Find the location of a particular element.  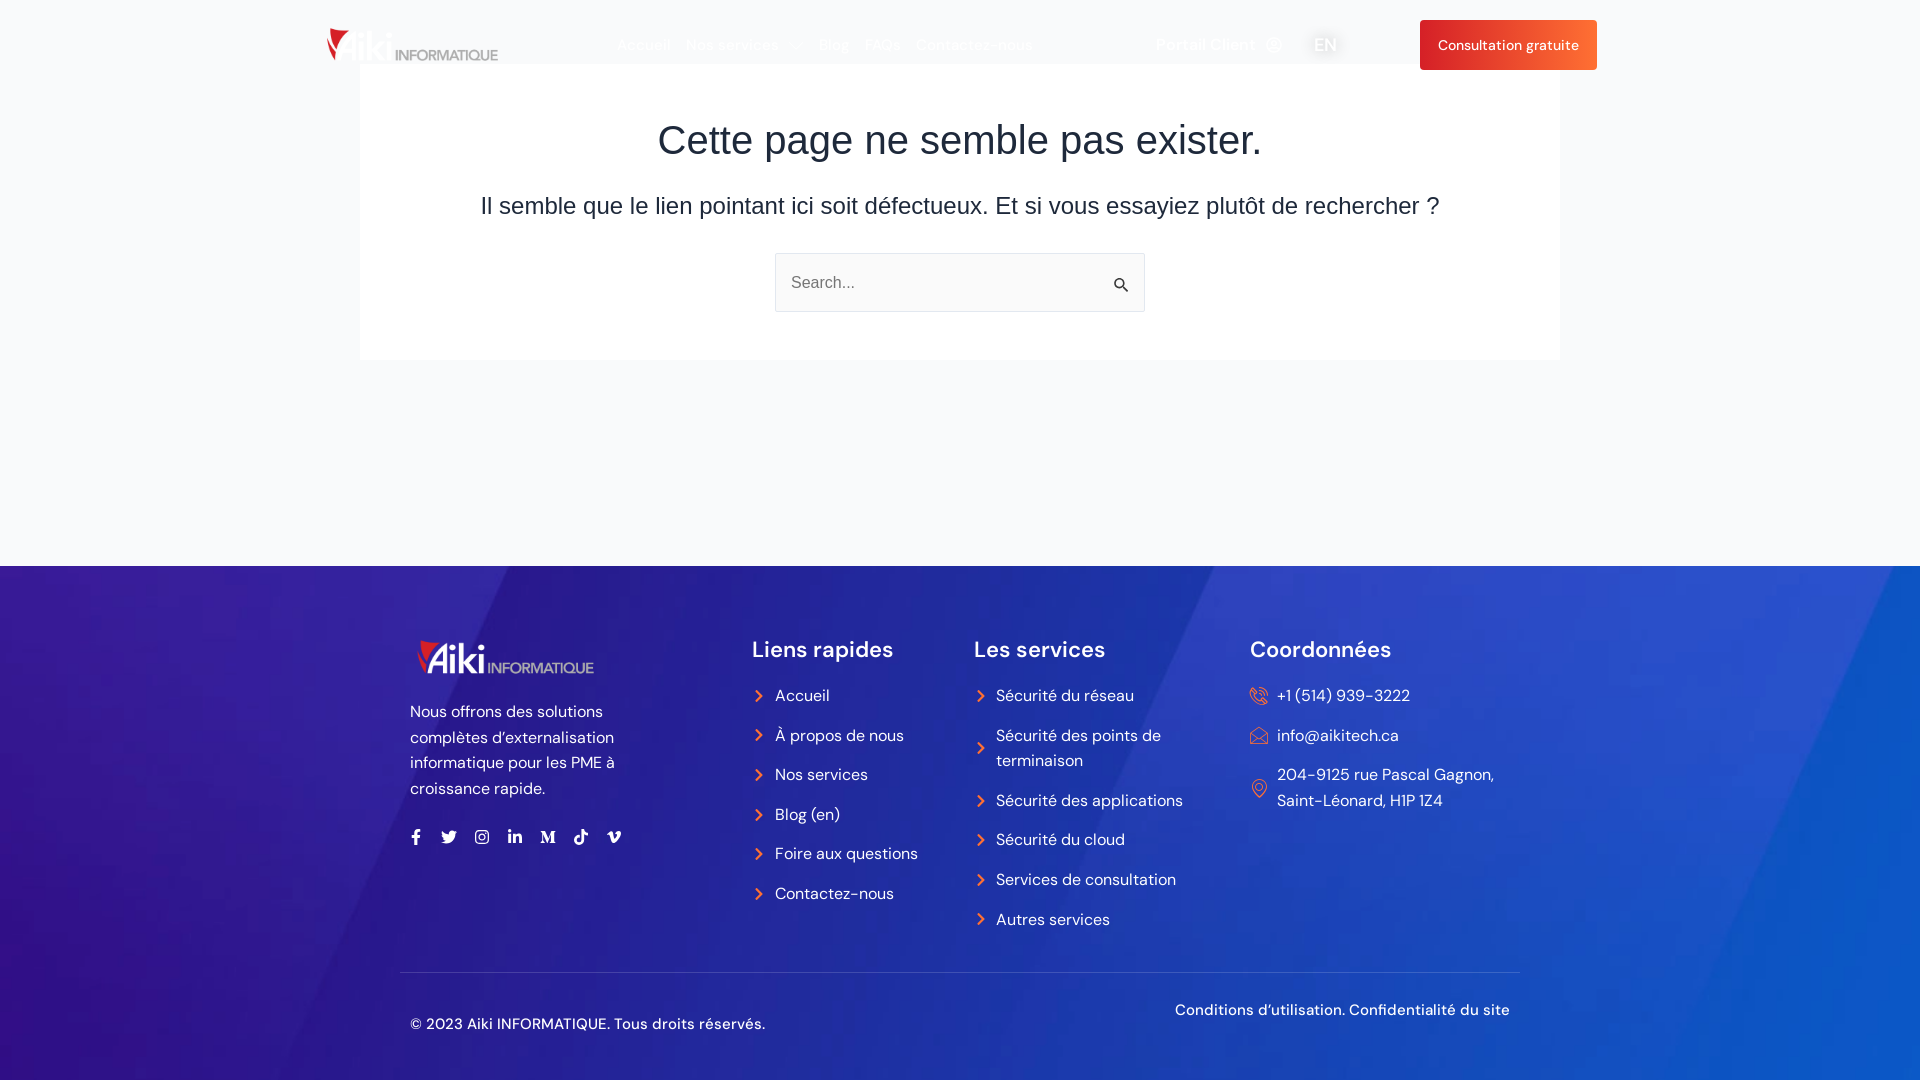

'Twitter' is located at coordinates (448, 837).